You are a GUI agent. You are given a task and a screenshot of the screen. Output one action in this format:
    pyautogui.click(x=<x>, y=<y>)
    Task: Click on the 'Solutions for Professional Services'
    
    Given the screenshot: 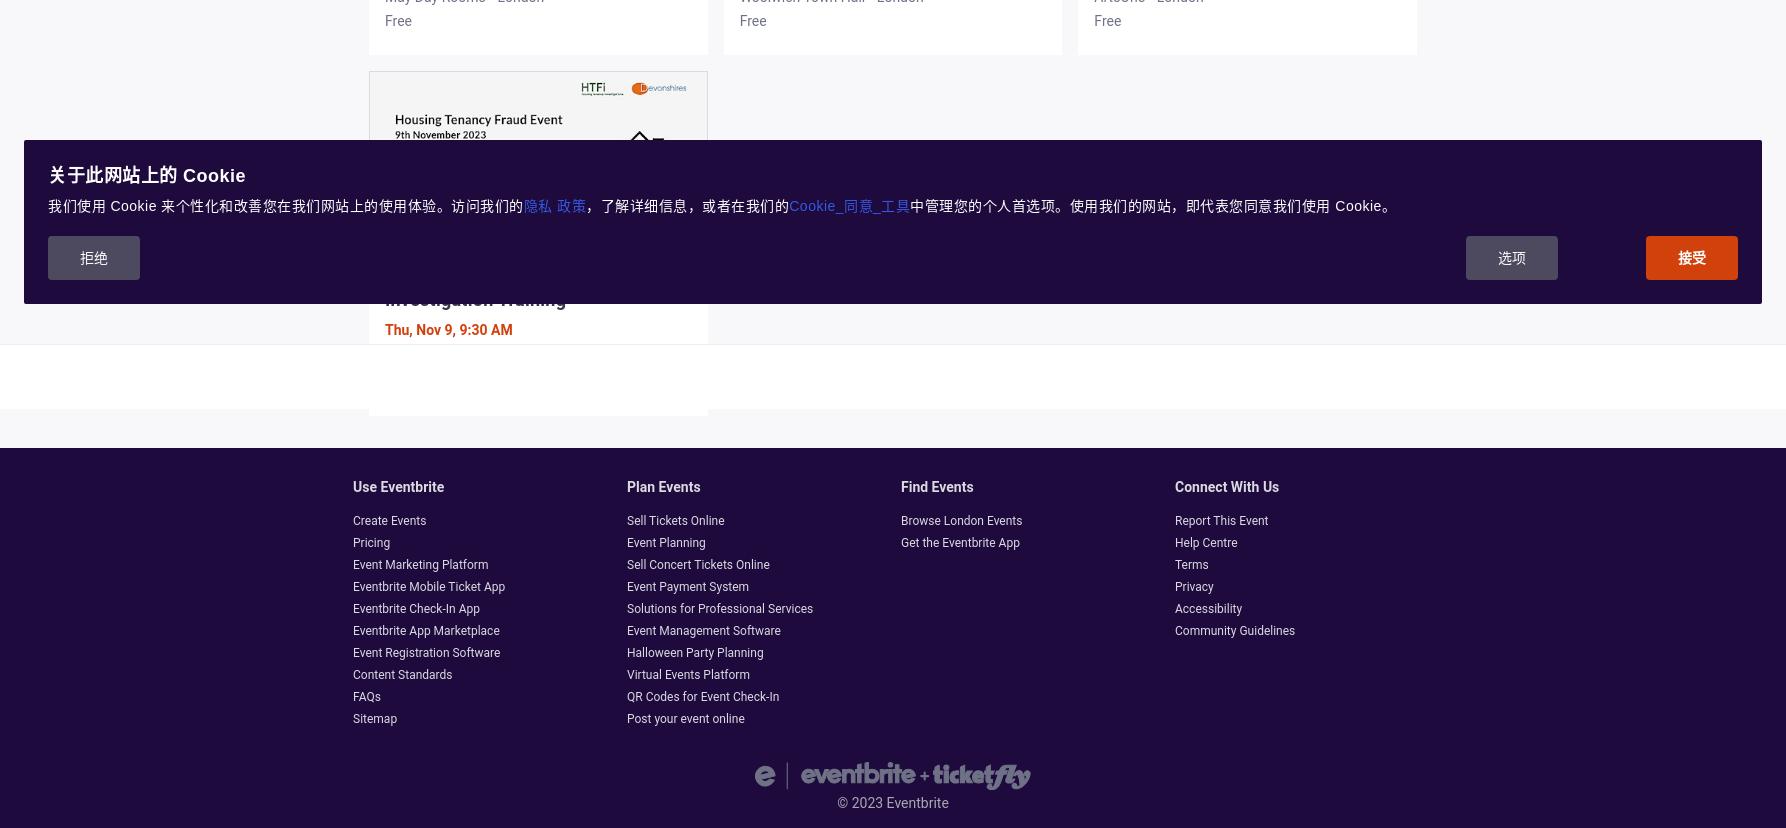 What is the action you would take?
    pyautogui.click(x=719, y=607)
    